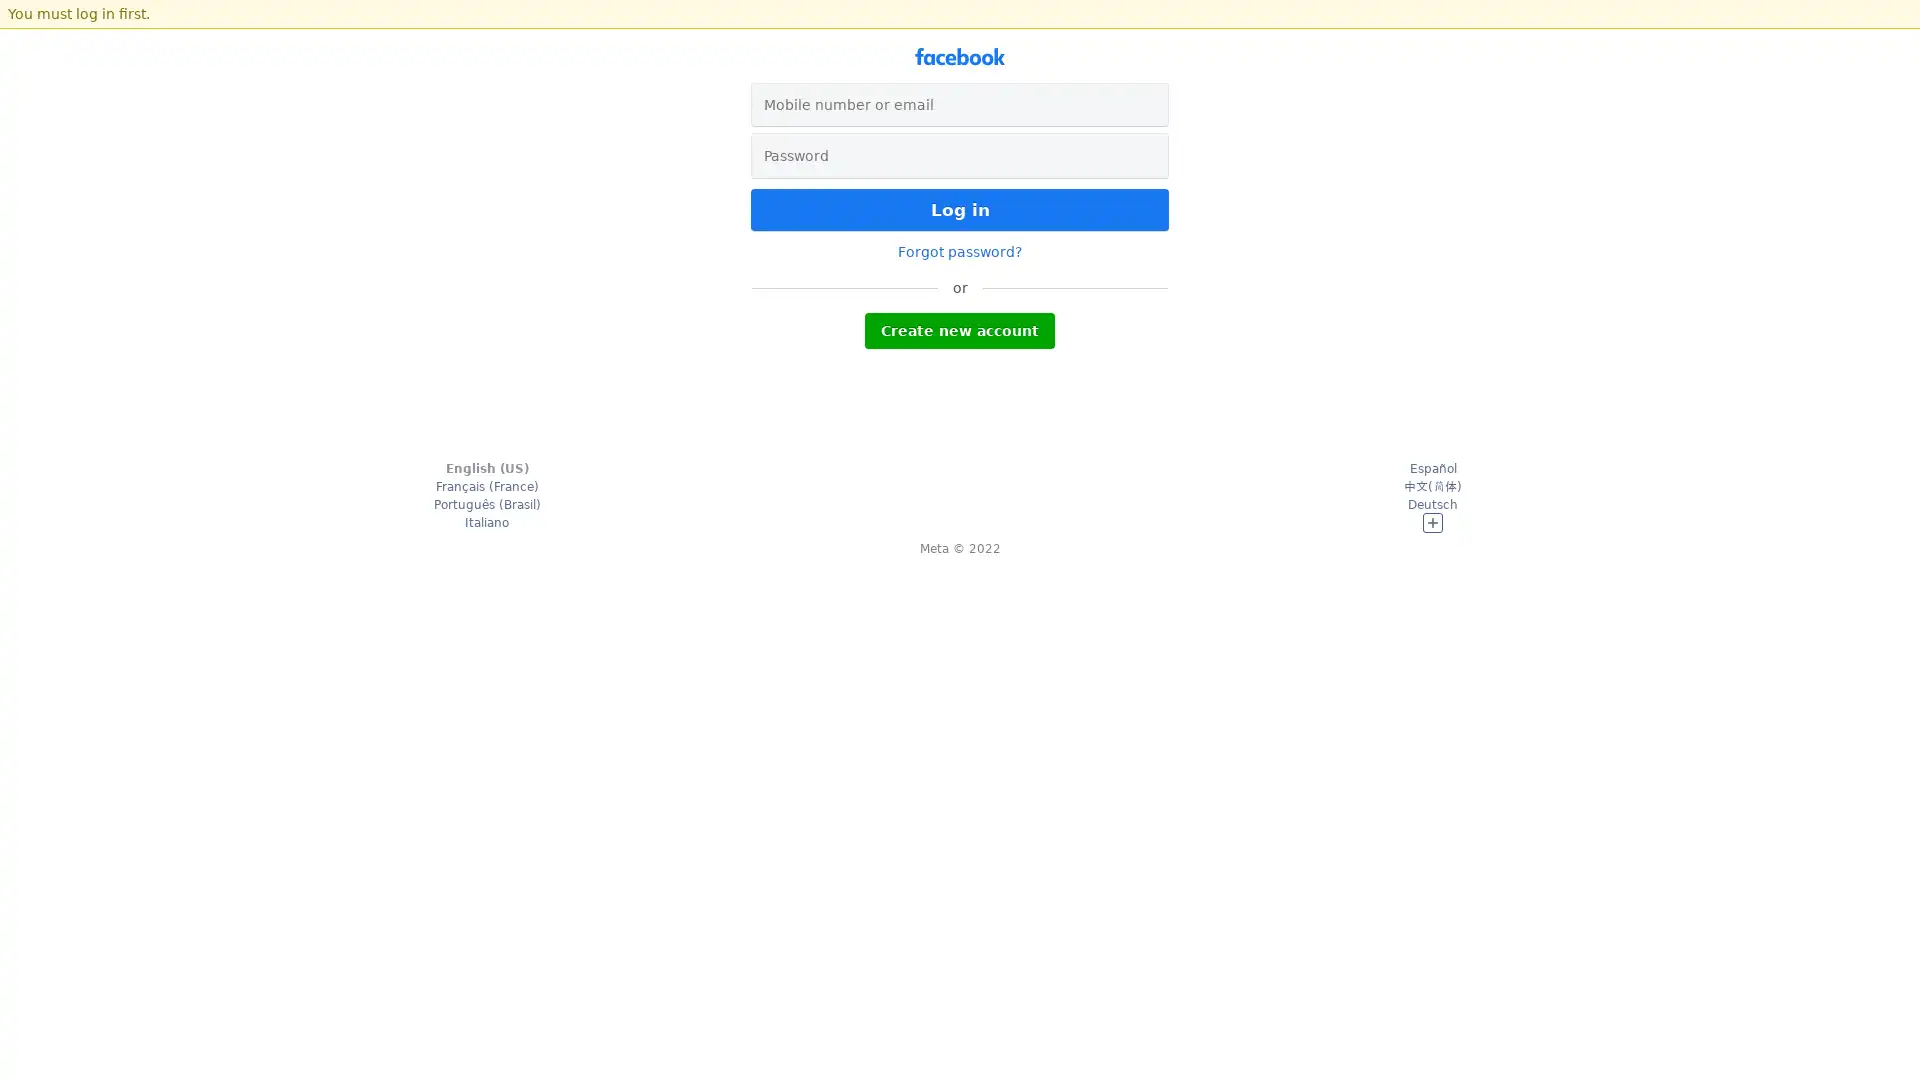 The height and width of the screenshot is (1080, 1920). I want to click on Log in, so click(960, 209).